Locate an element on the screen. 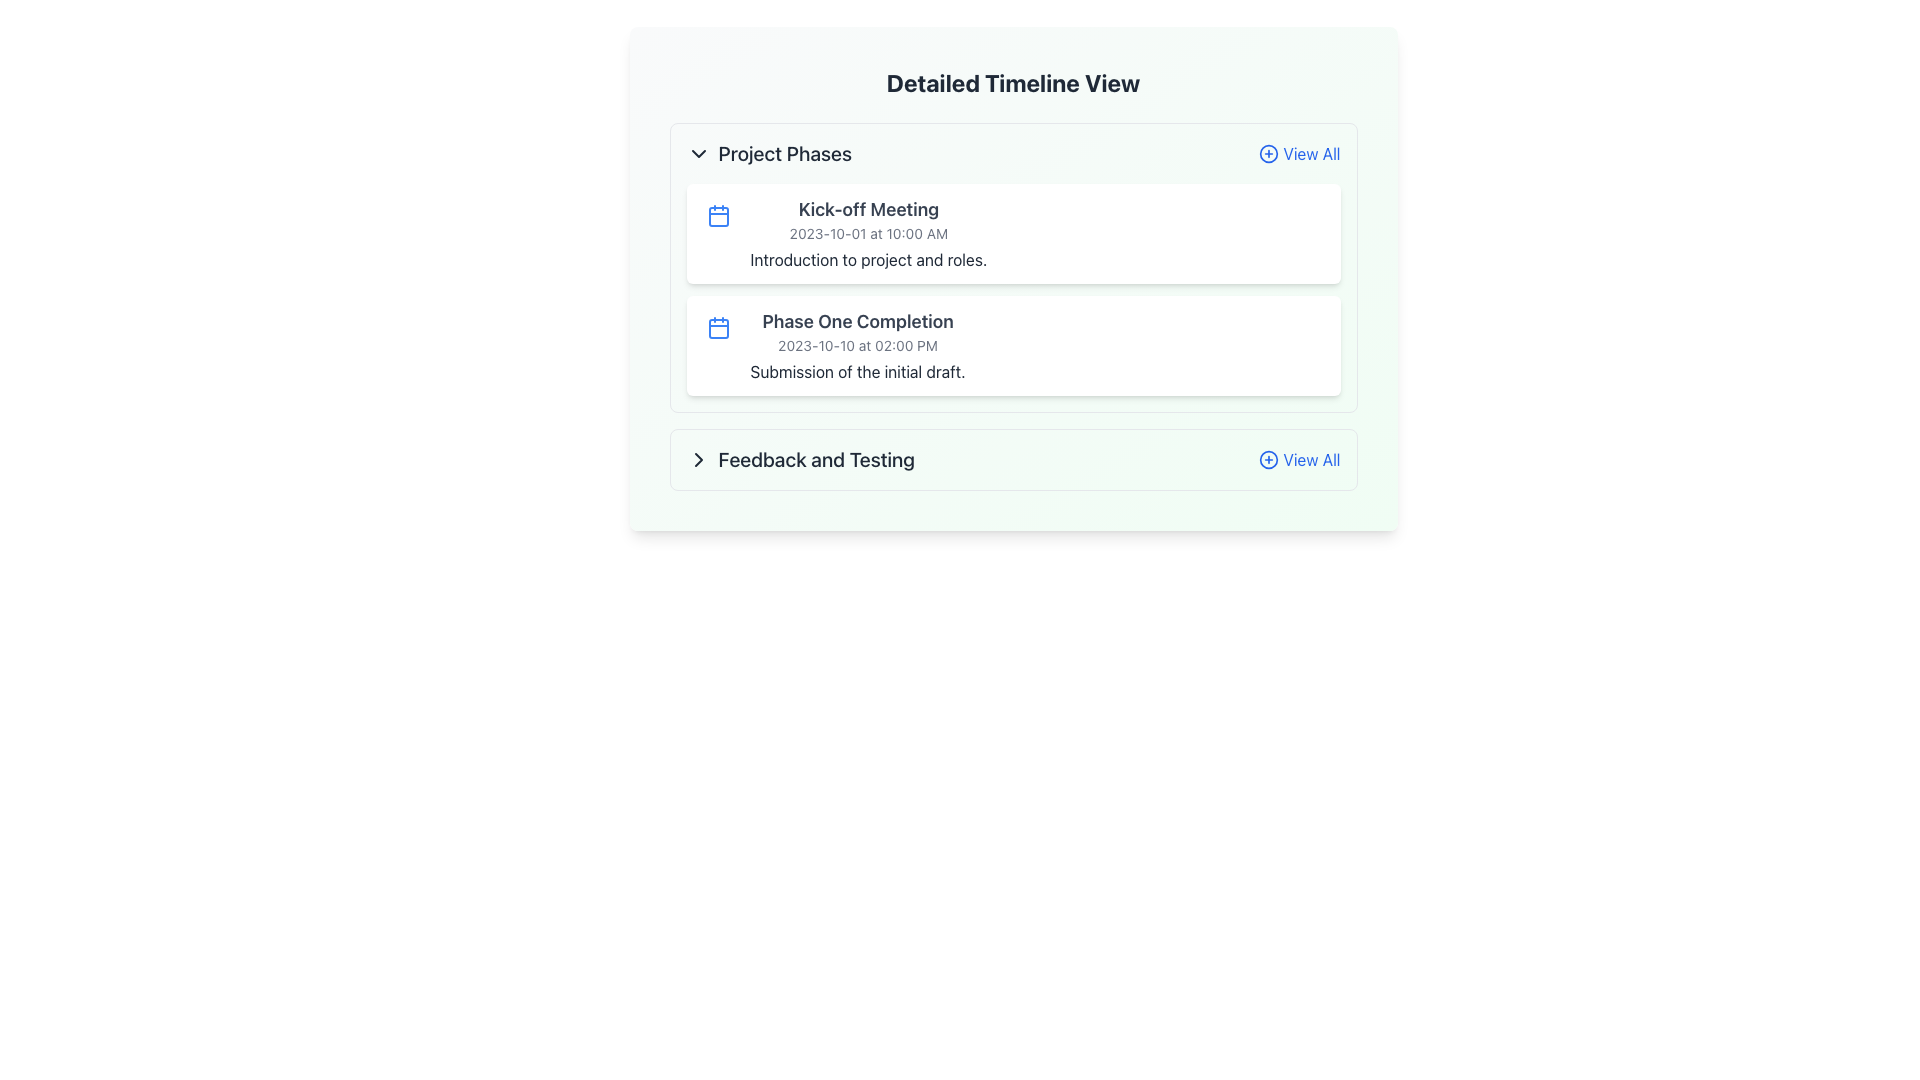  the details of the timeline entries in the vertically stacked list element containing 'Kick-off Meeting' and 'Phase One Completion' is located at coordinates (1013, 289).